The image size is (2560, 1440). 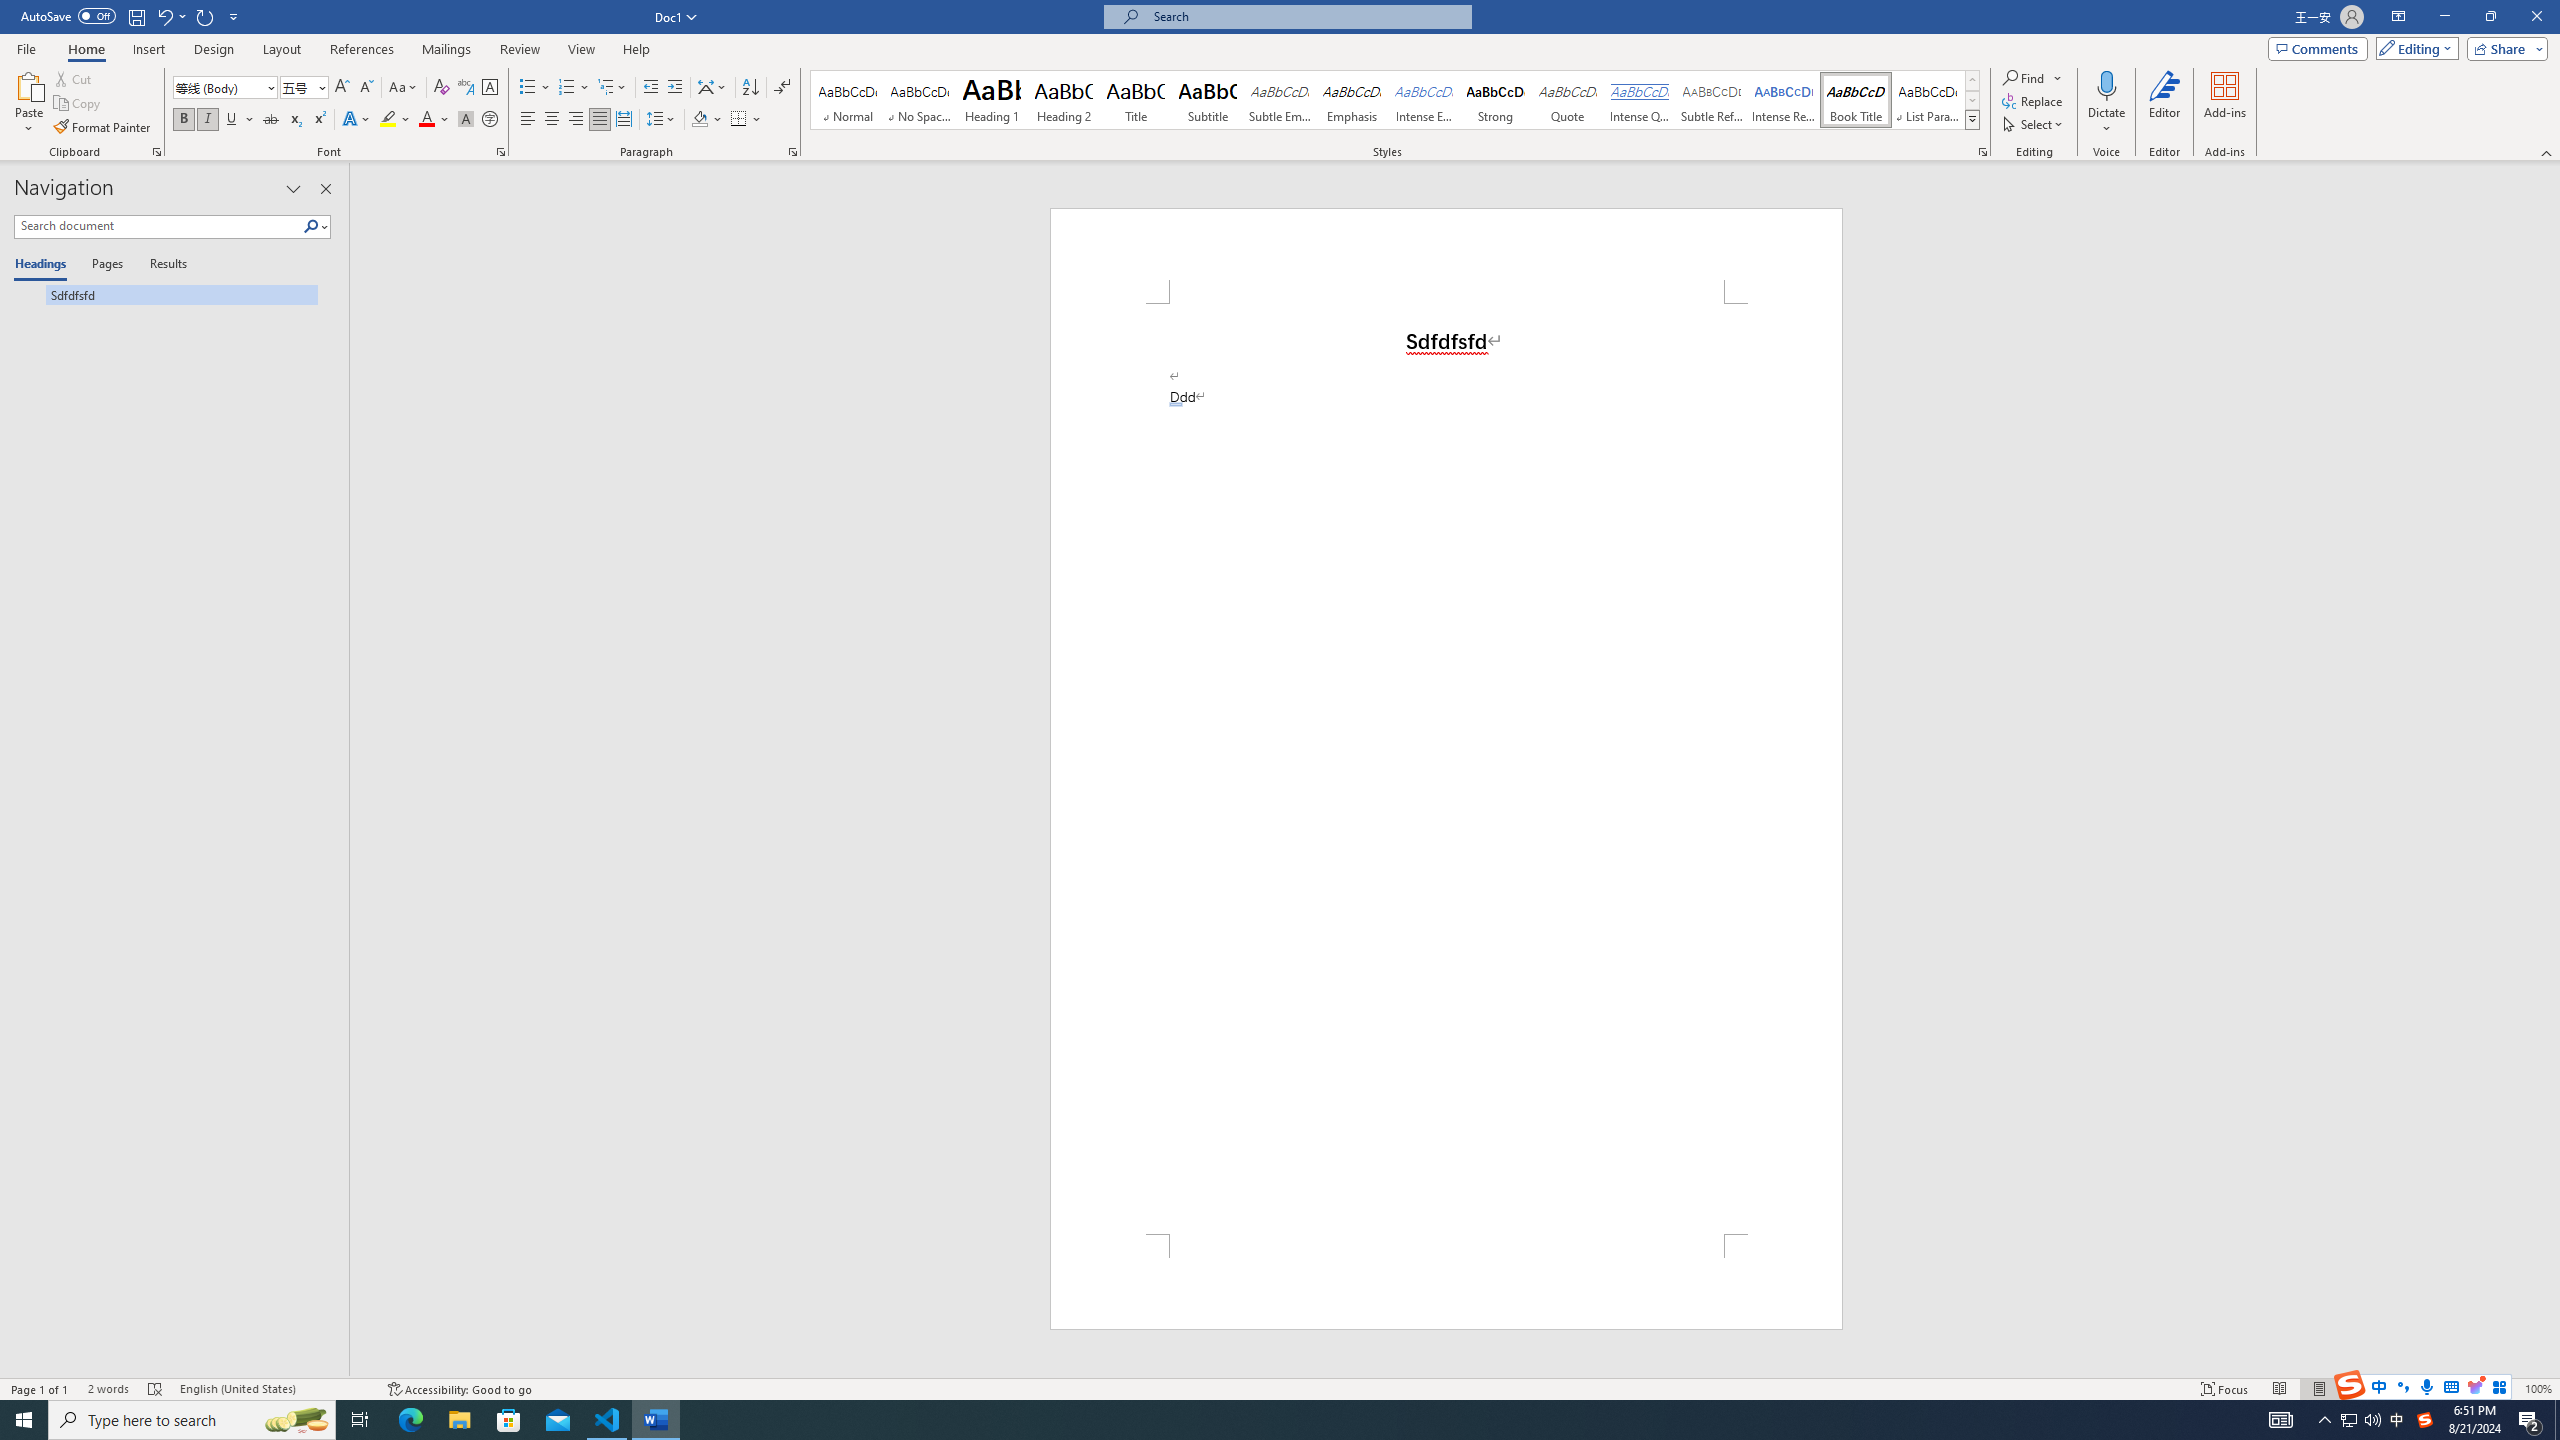 I want to click on 'Text Highlight Color', so click(x=395, y=118).